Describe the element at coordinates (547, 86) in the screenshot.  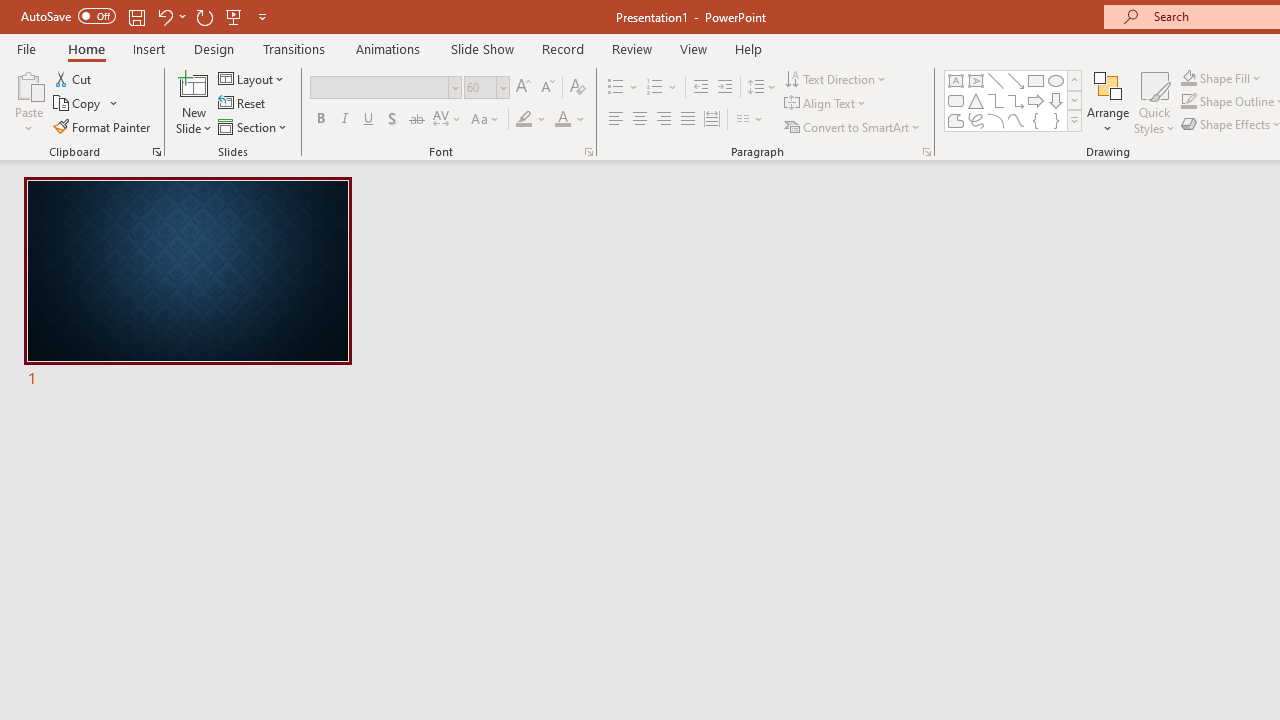
I see `'Decrease Font Size'` at that location.